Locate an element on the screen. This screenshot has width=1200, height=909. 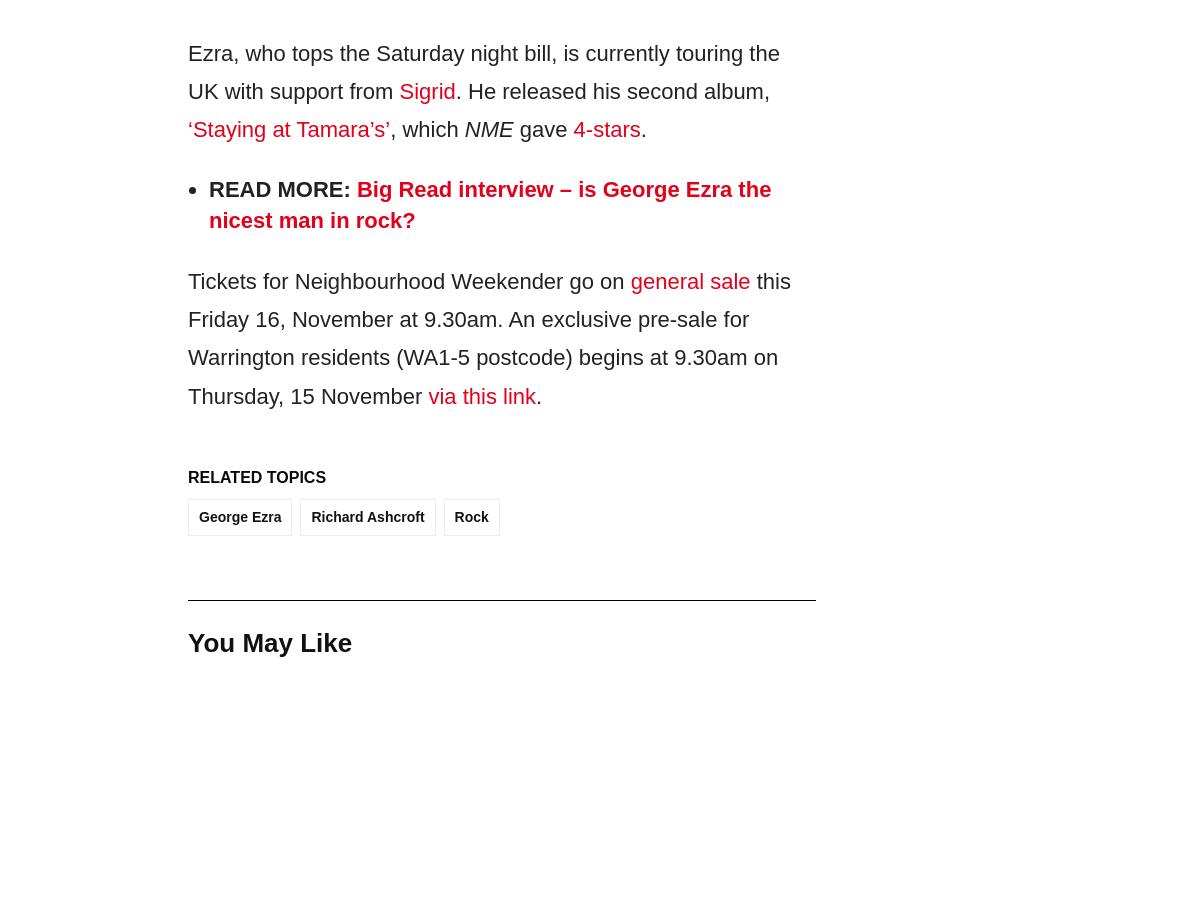
'this Friday 16, November at 9.30am. An exclusive pre-sale for Warrington residents (WA1-5 postcode) begins at 9.30am on Thursday, 15 November' is located at coordinates (487, 337).